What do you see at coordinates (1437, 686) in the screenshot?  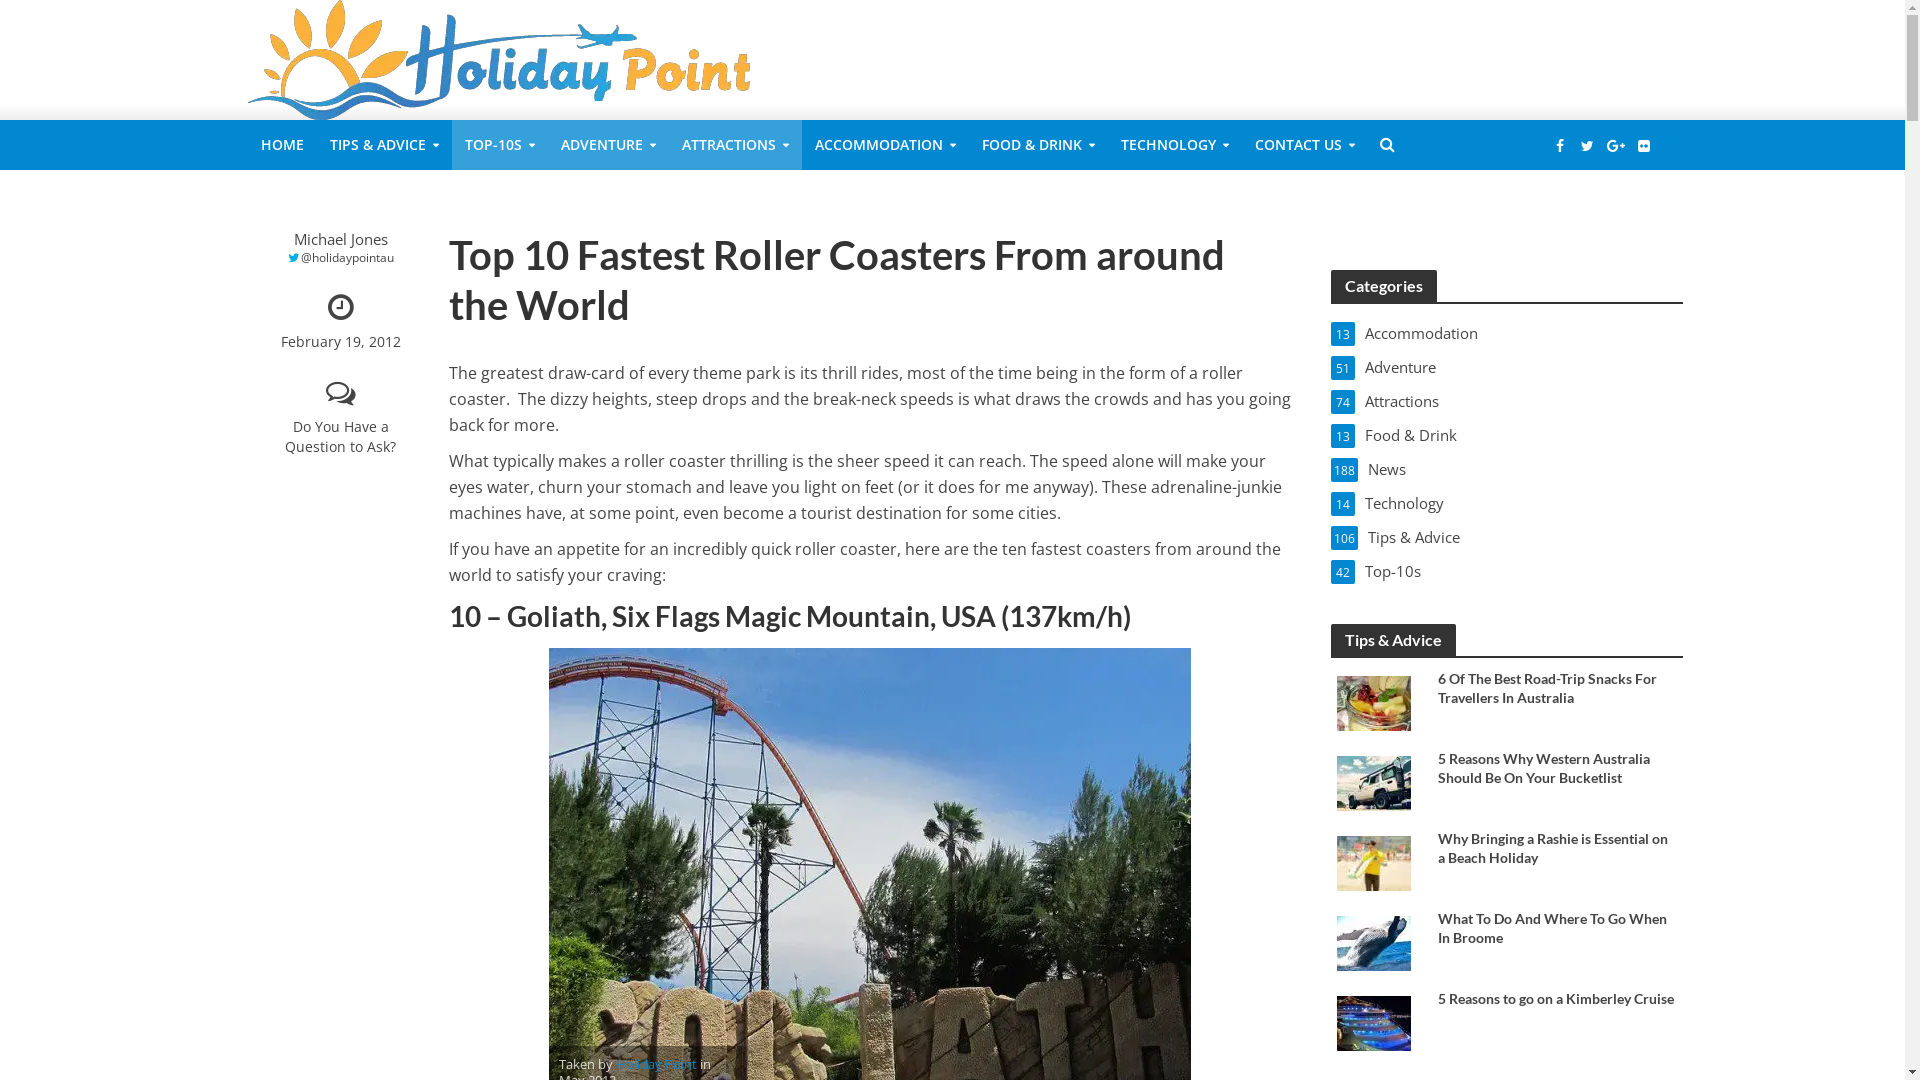 I see `'6 Of The Best Road-Trip Snacks For Travellers In Australia'` at bounding box center [1437, 686].